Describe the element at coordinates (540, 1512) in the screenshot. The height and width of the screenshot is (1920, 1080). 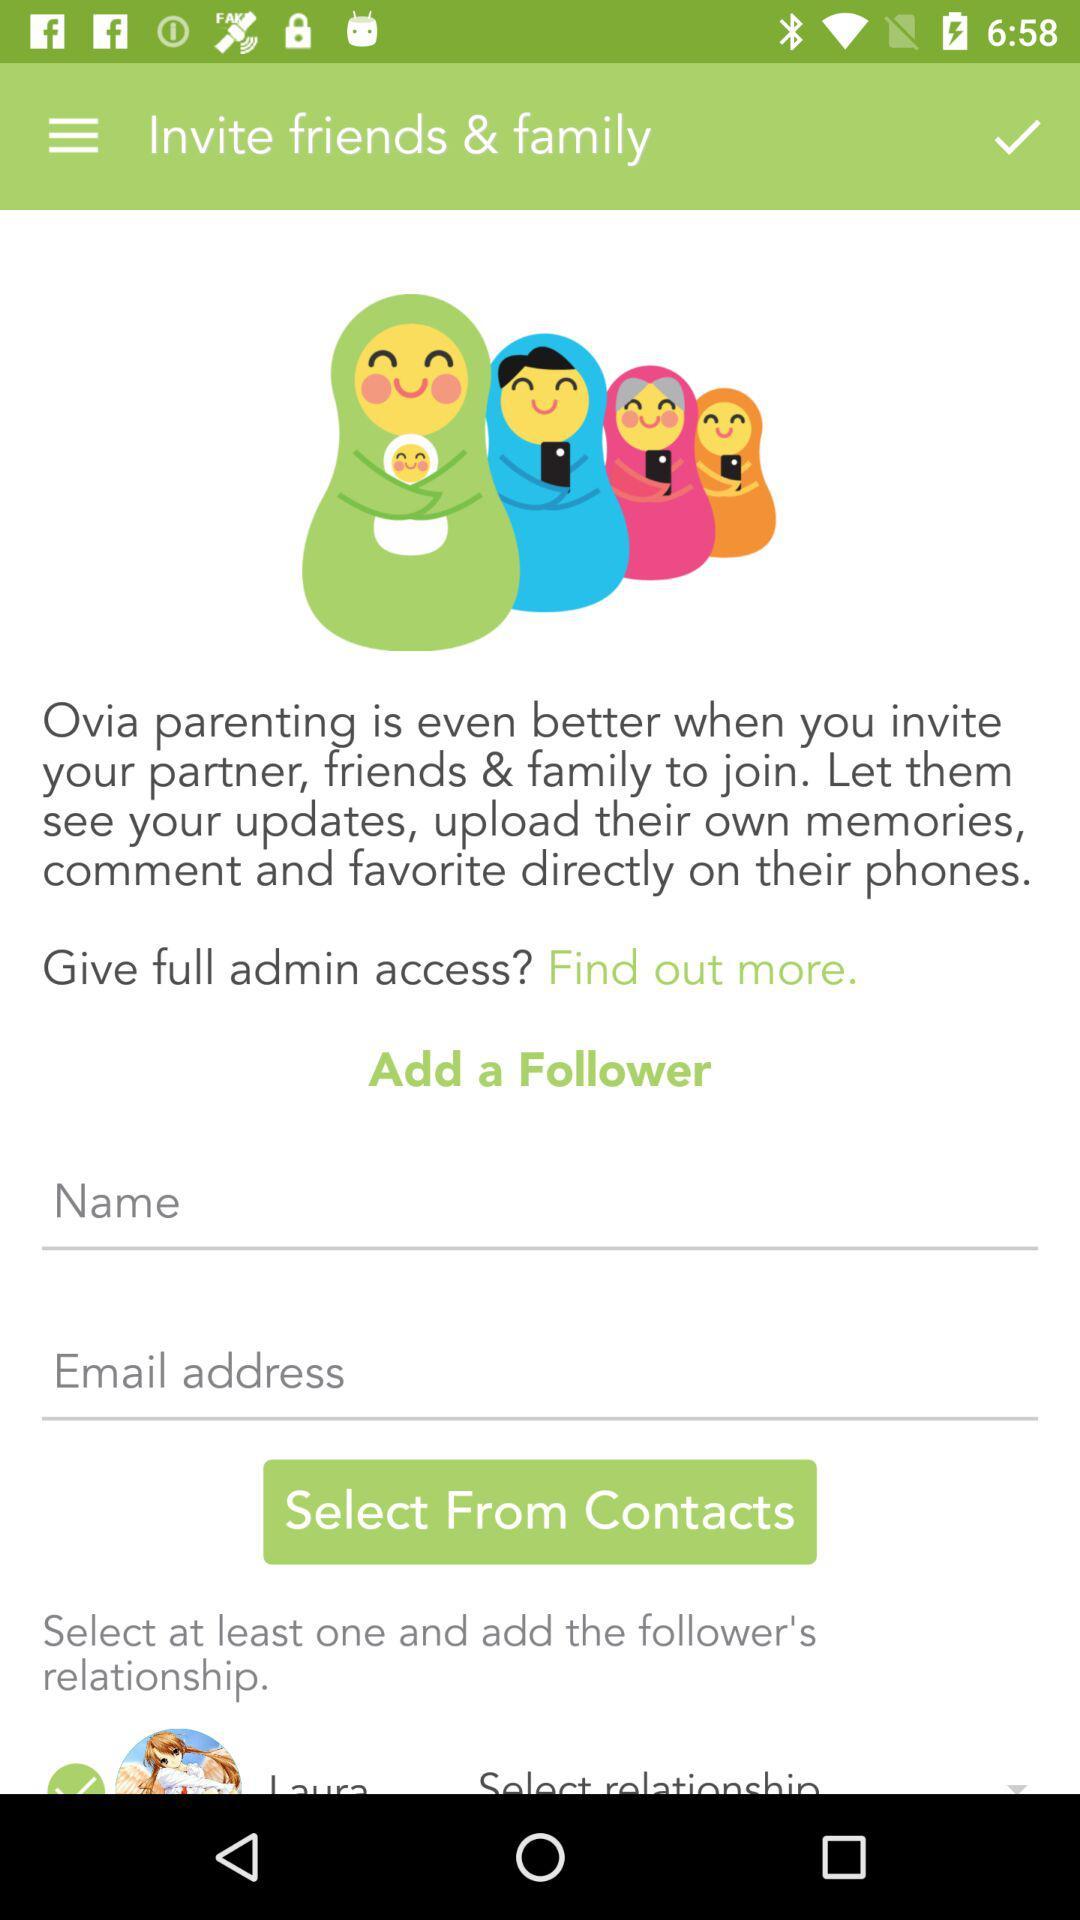
I see `icon above select at least icon` at that location.